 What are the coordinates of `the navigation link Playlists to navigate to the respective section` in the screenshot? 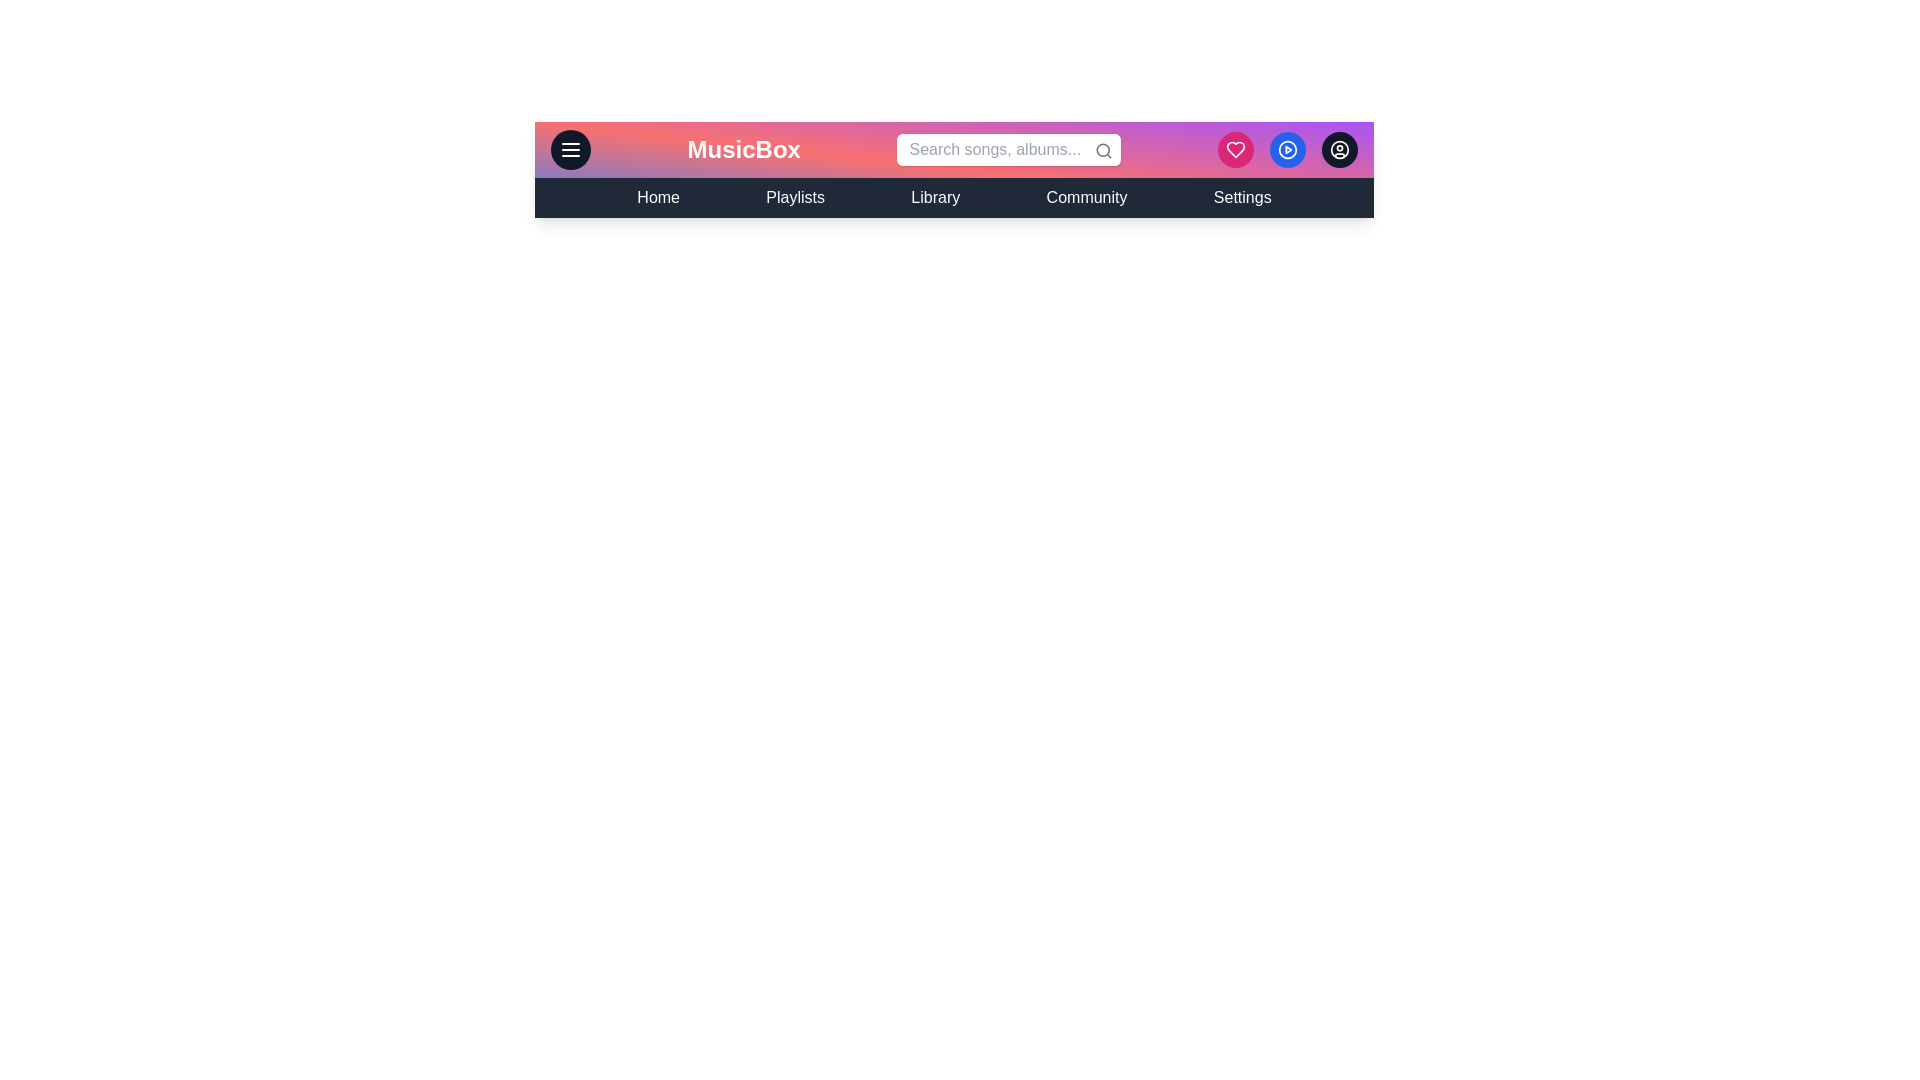 It's located at (794, 197).